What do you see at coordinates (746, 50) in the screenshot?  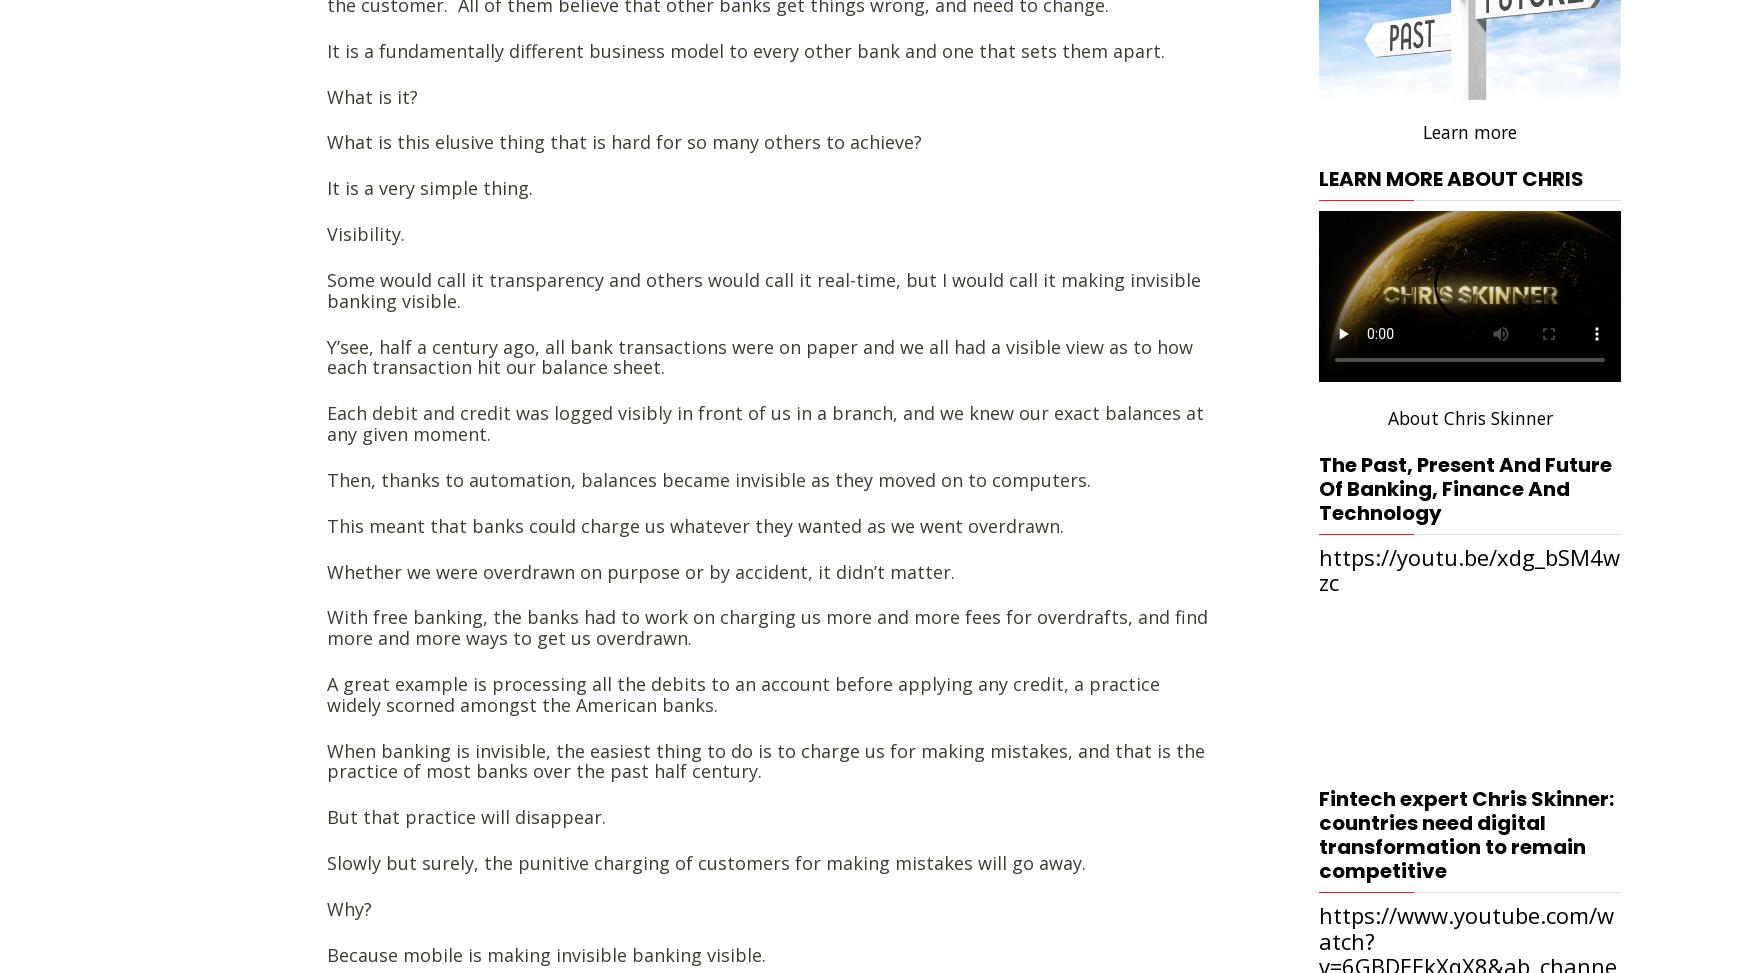 I see `'It is a fundamentally different business model to every other bank and one that sets them apart.'` at bounding box center [746, 50].